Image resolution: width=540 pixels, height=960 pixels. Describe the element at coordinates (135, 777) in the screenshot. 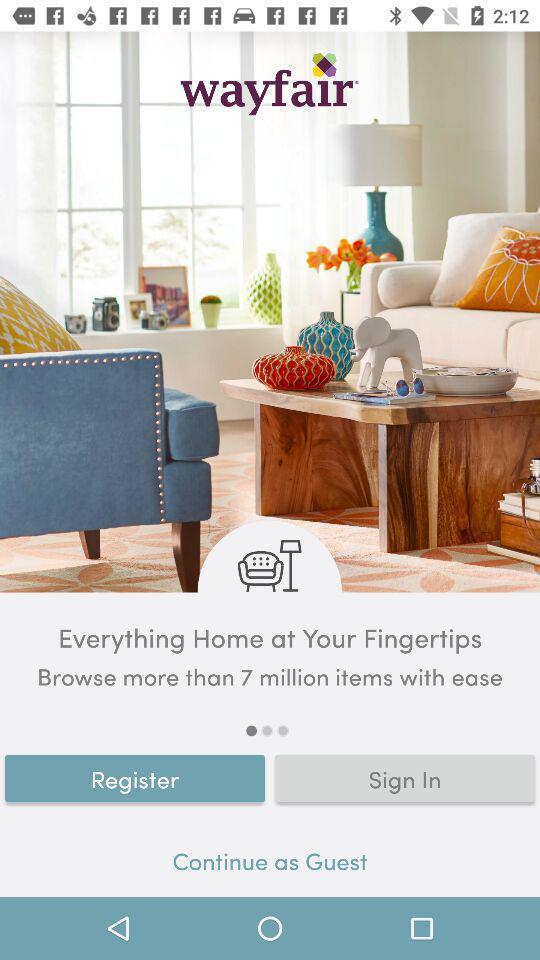

I see `icon above the continue as guest icon` at that location.